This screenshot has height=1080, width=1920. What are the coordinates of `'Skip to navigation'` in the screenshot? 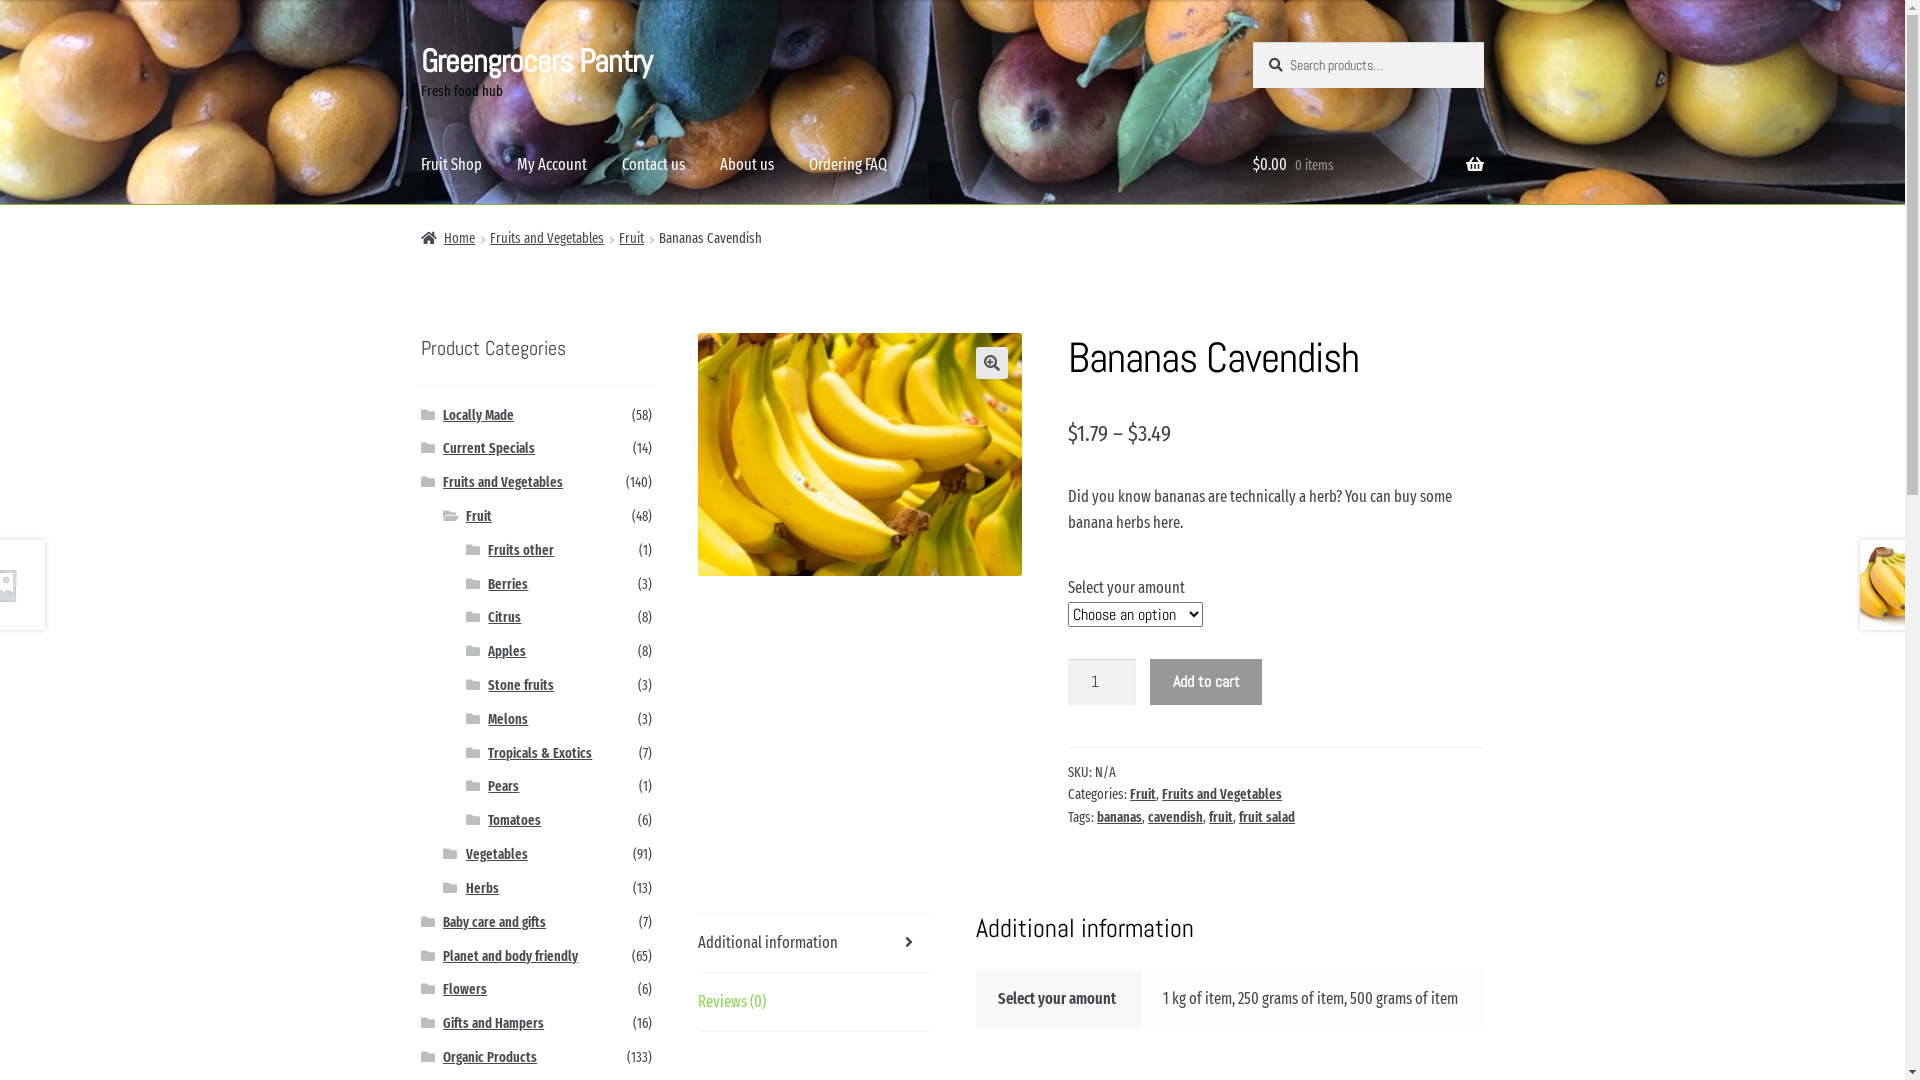 It's located at (419, 41).